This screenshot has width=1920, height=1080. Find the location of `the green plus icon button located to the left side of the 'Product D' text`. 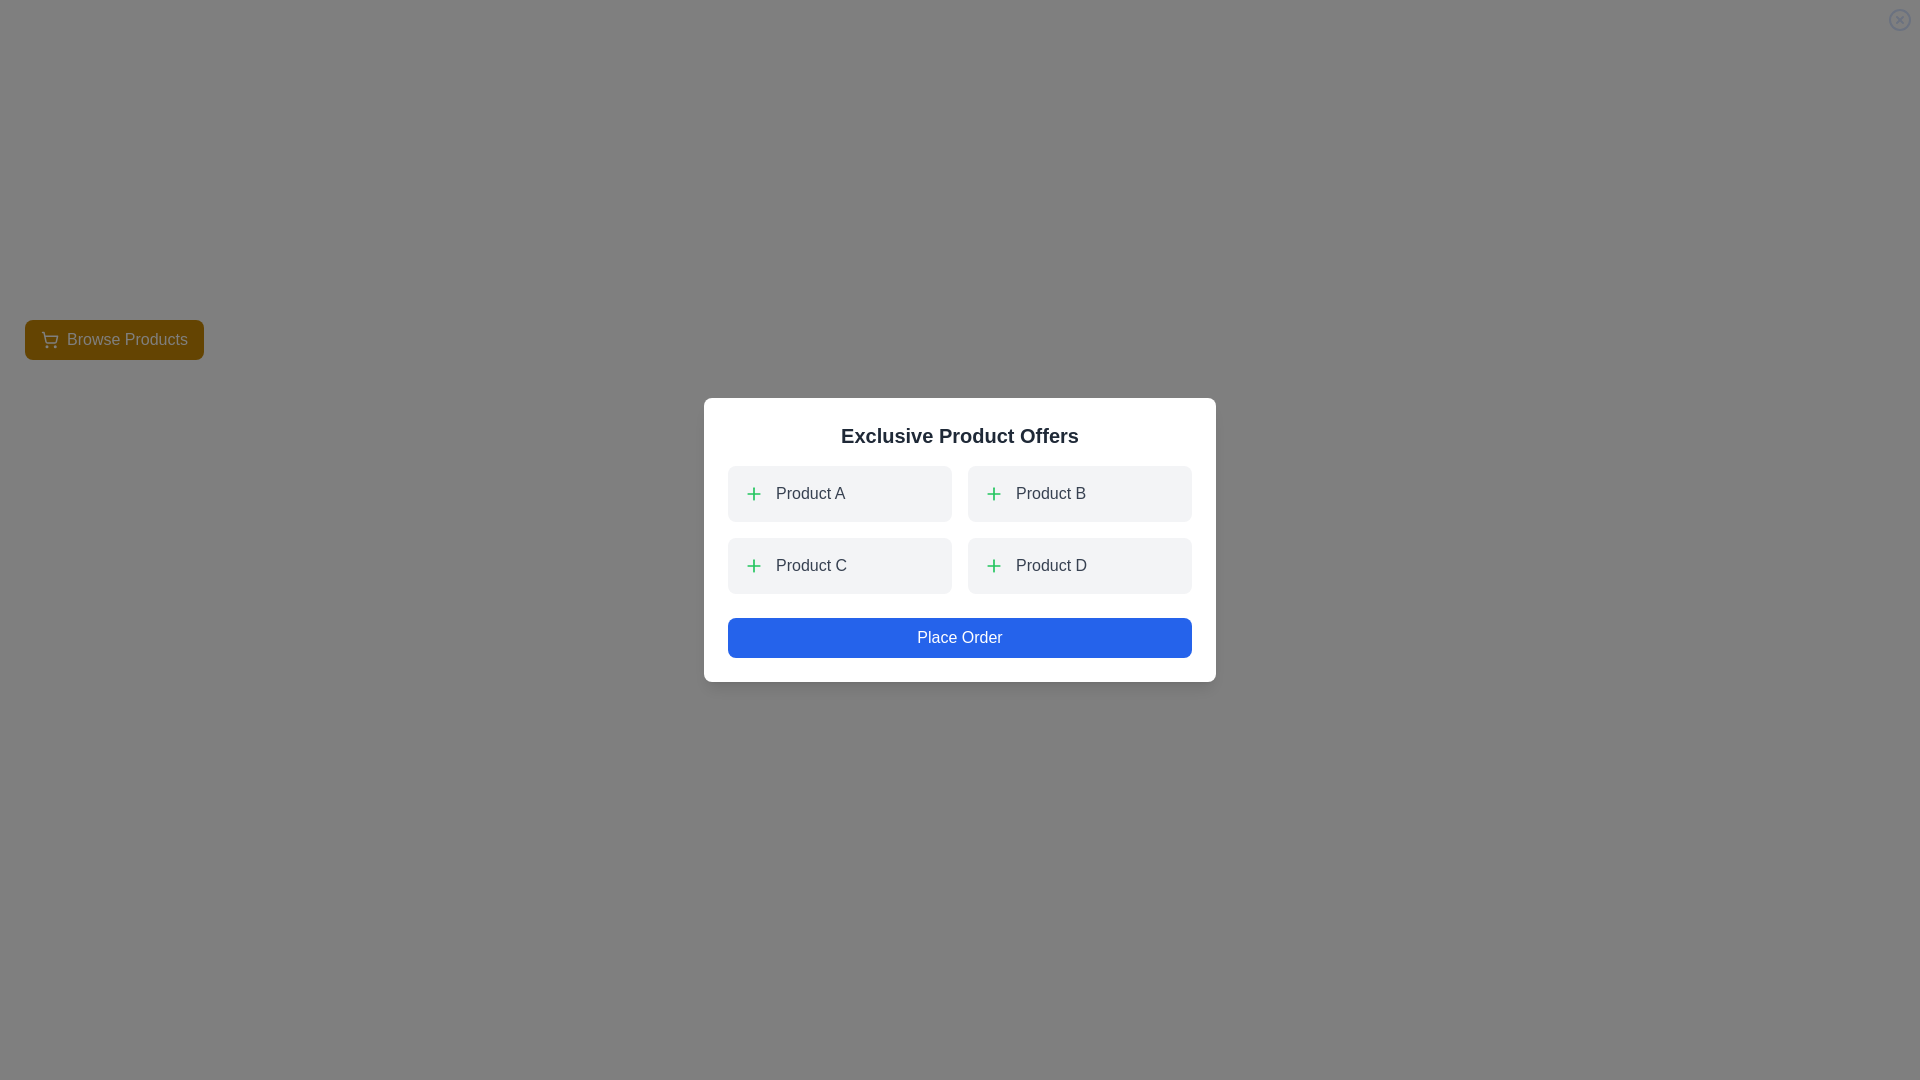

the green plus icon button located to the left side of the 'Product D' text is located at coordinates (993, 566).